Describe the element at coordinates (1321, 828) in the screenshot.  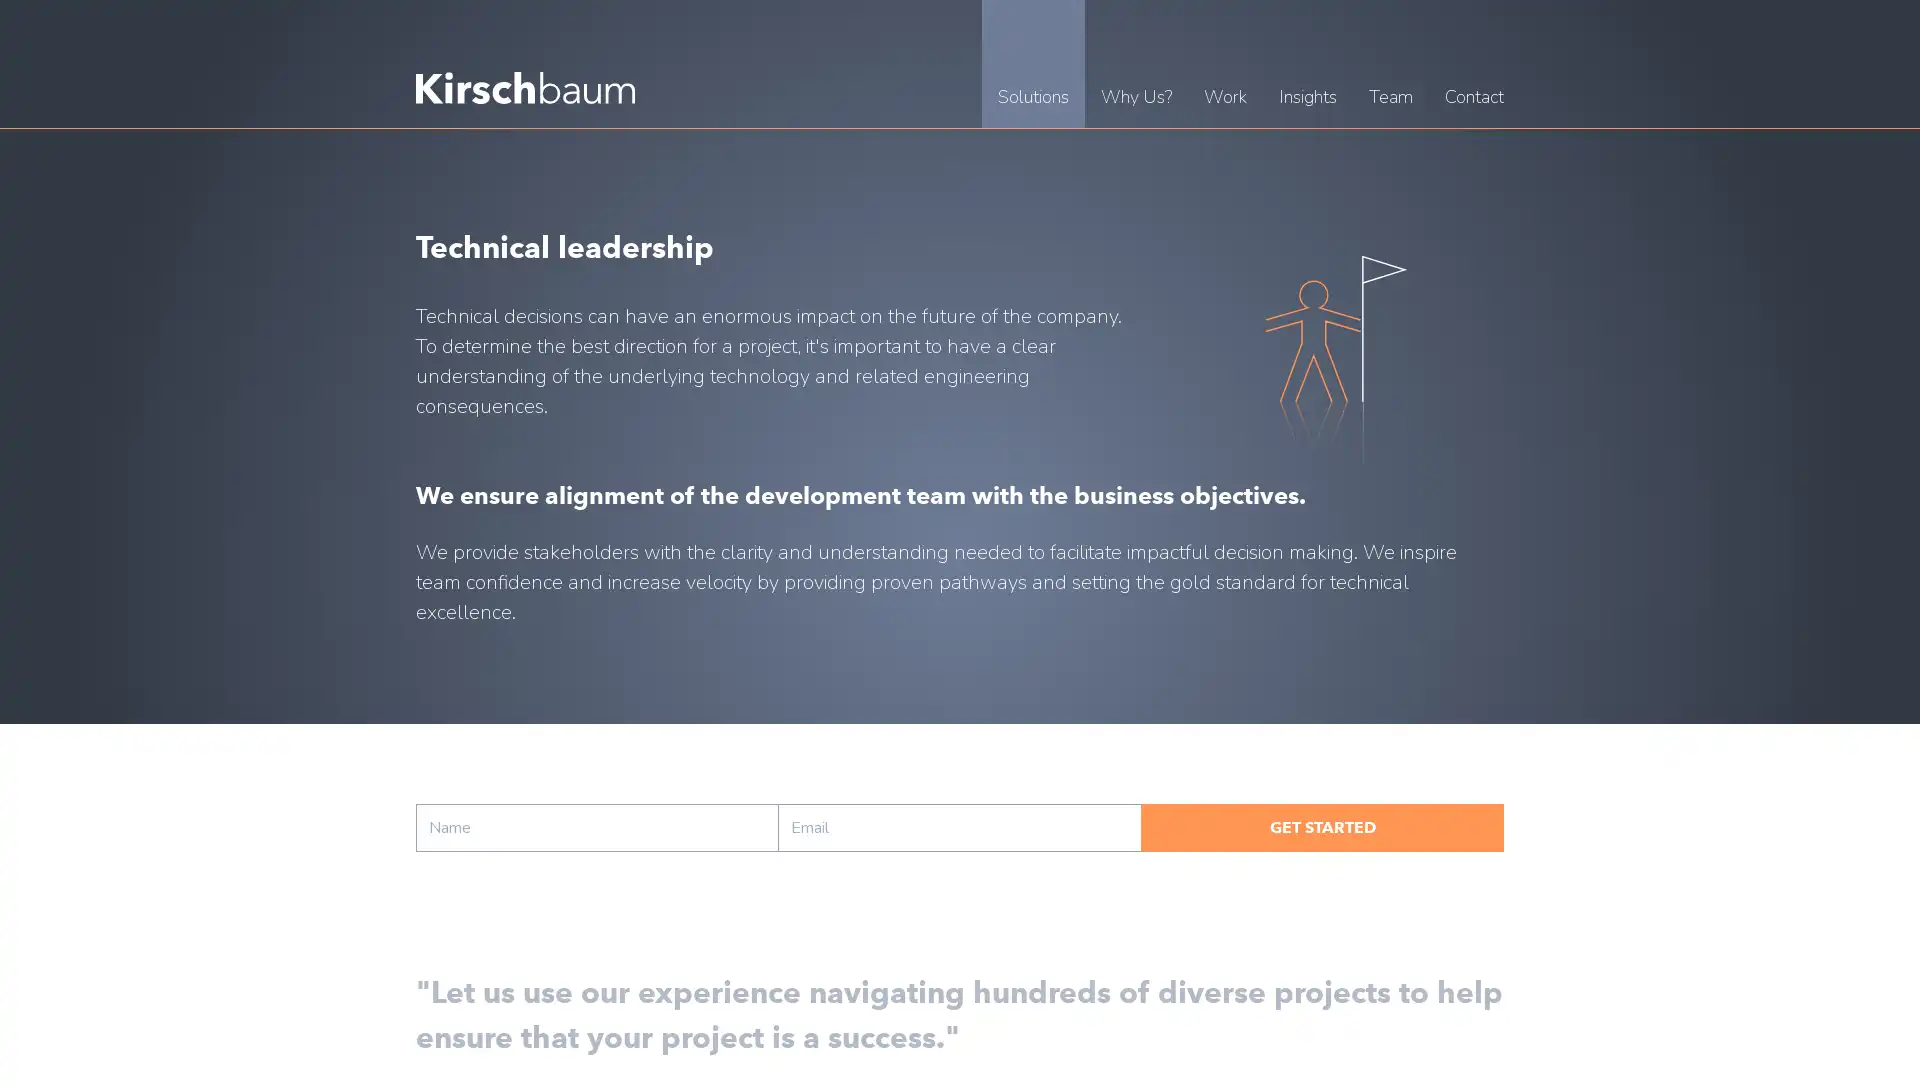
I see `GET STARTED` at that location.